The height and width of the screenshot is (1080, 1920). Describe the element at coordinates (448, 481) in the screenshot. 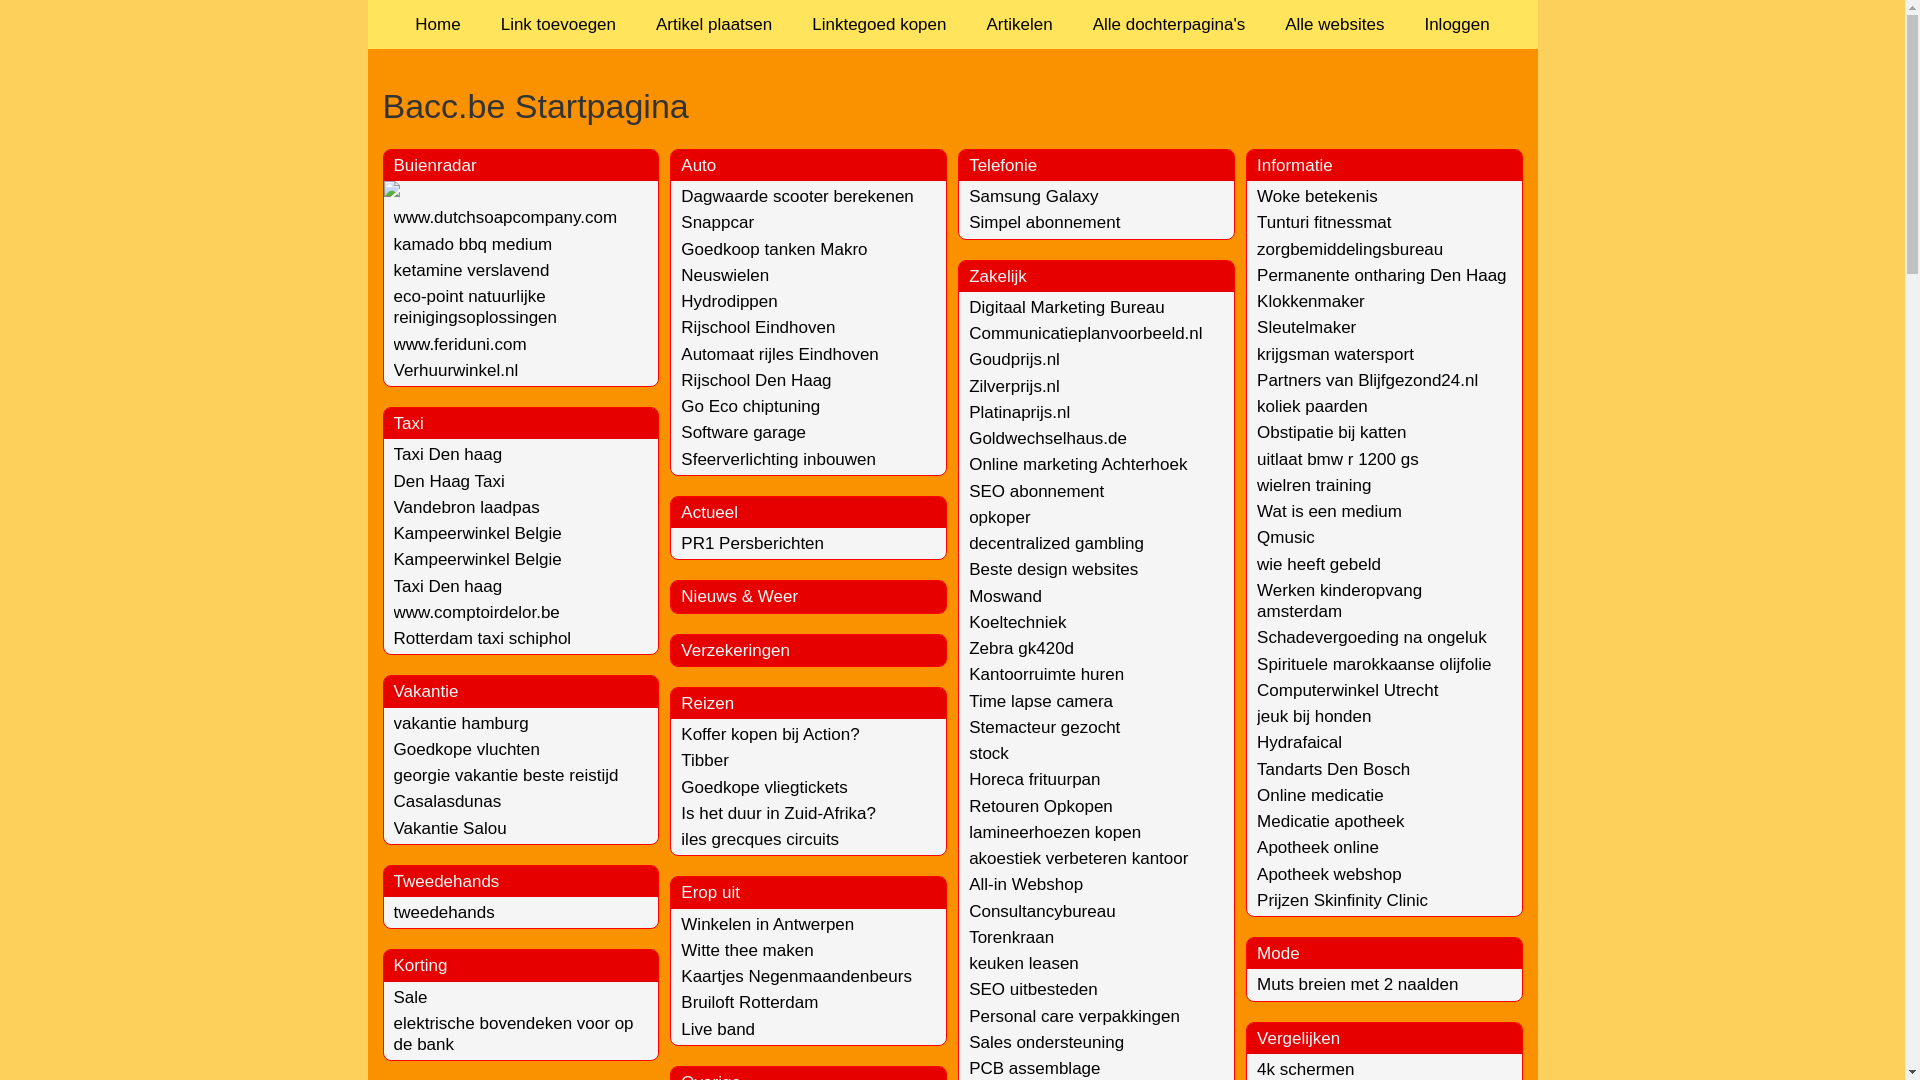

I see `'Den Haag Taxi'` at that location.